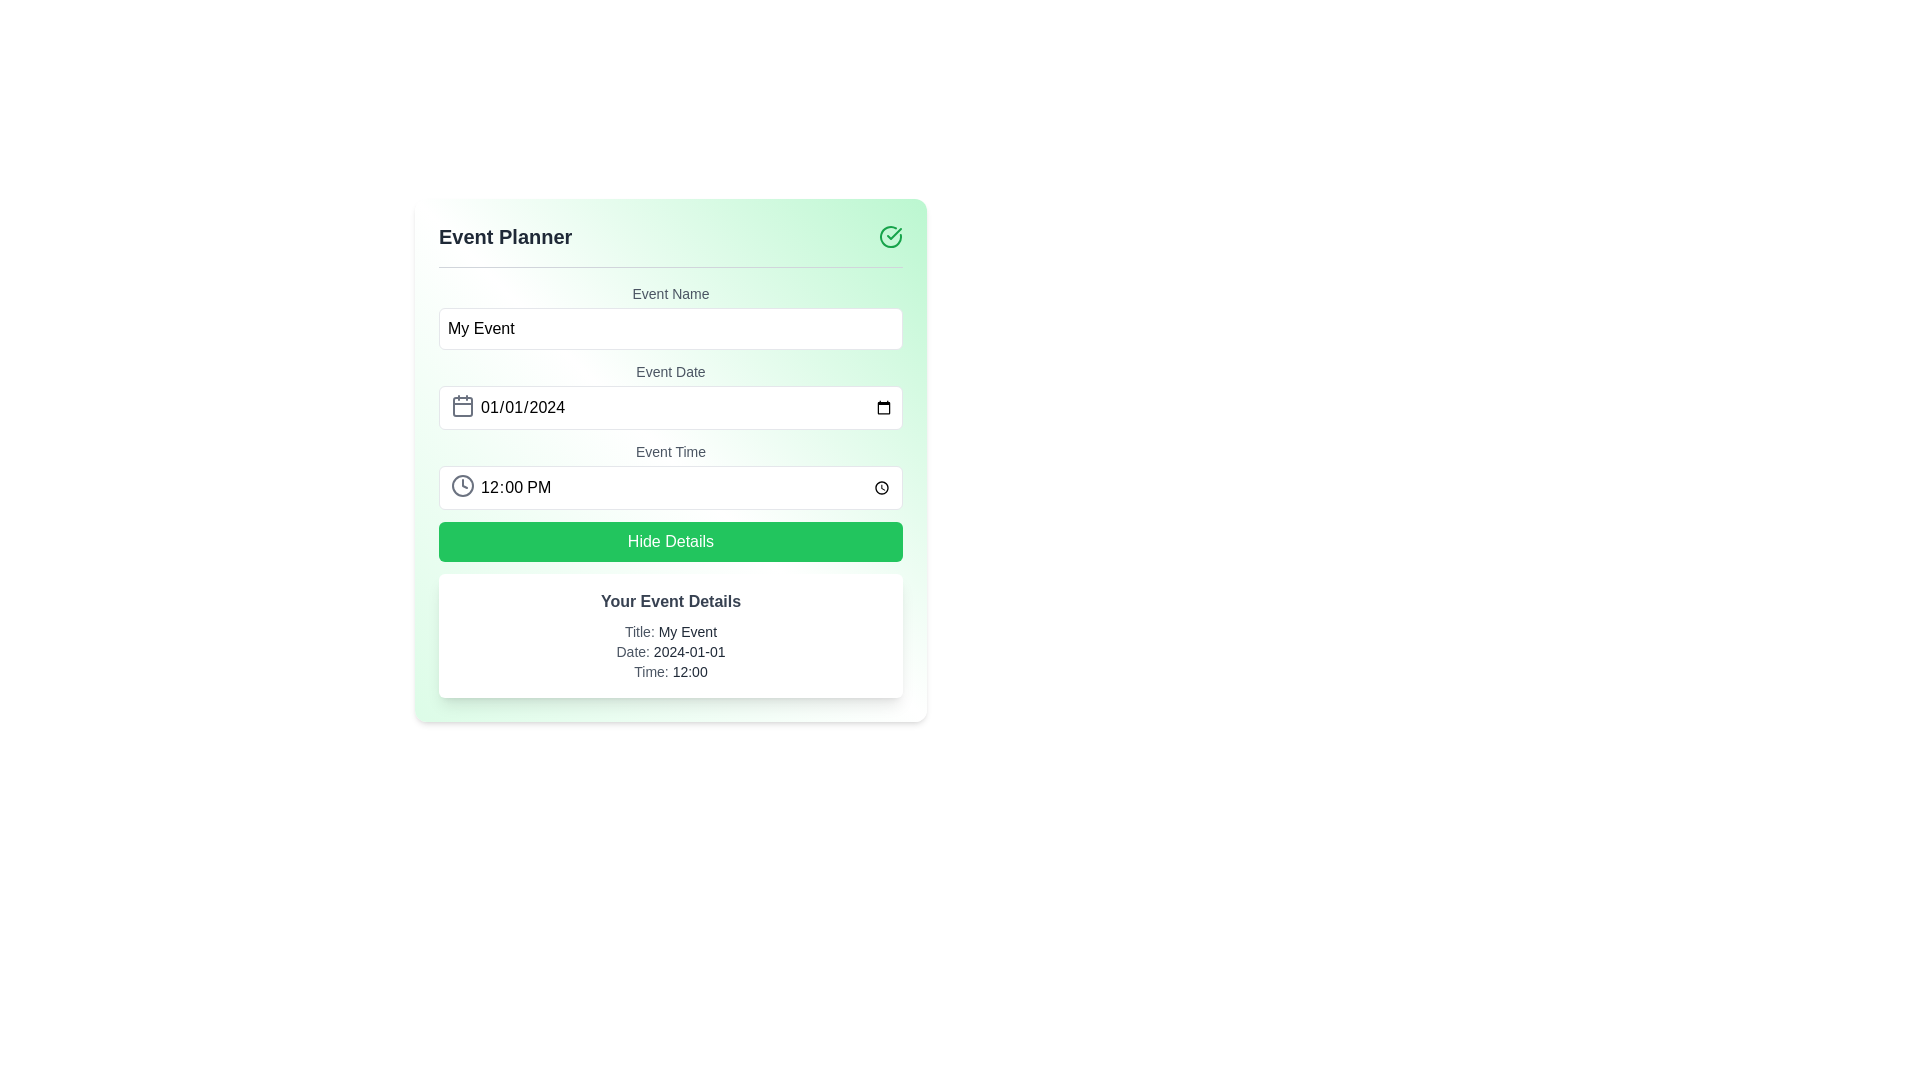 This screenshot has width=1920, height=1080. What do you see at coordinates (671, 293) in the screenshot?
I see `the 'Event Name' text label, which is styled in gray and positioned above the input field` at bounding box center [671, 293].